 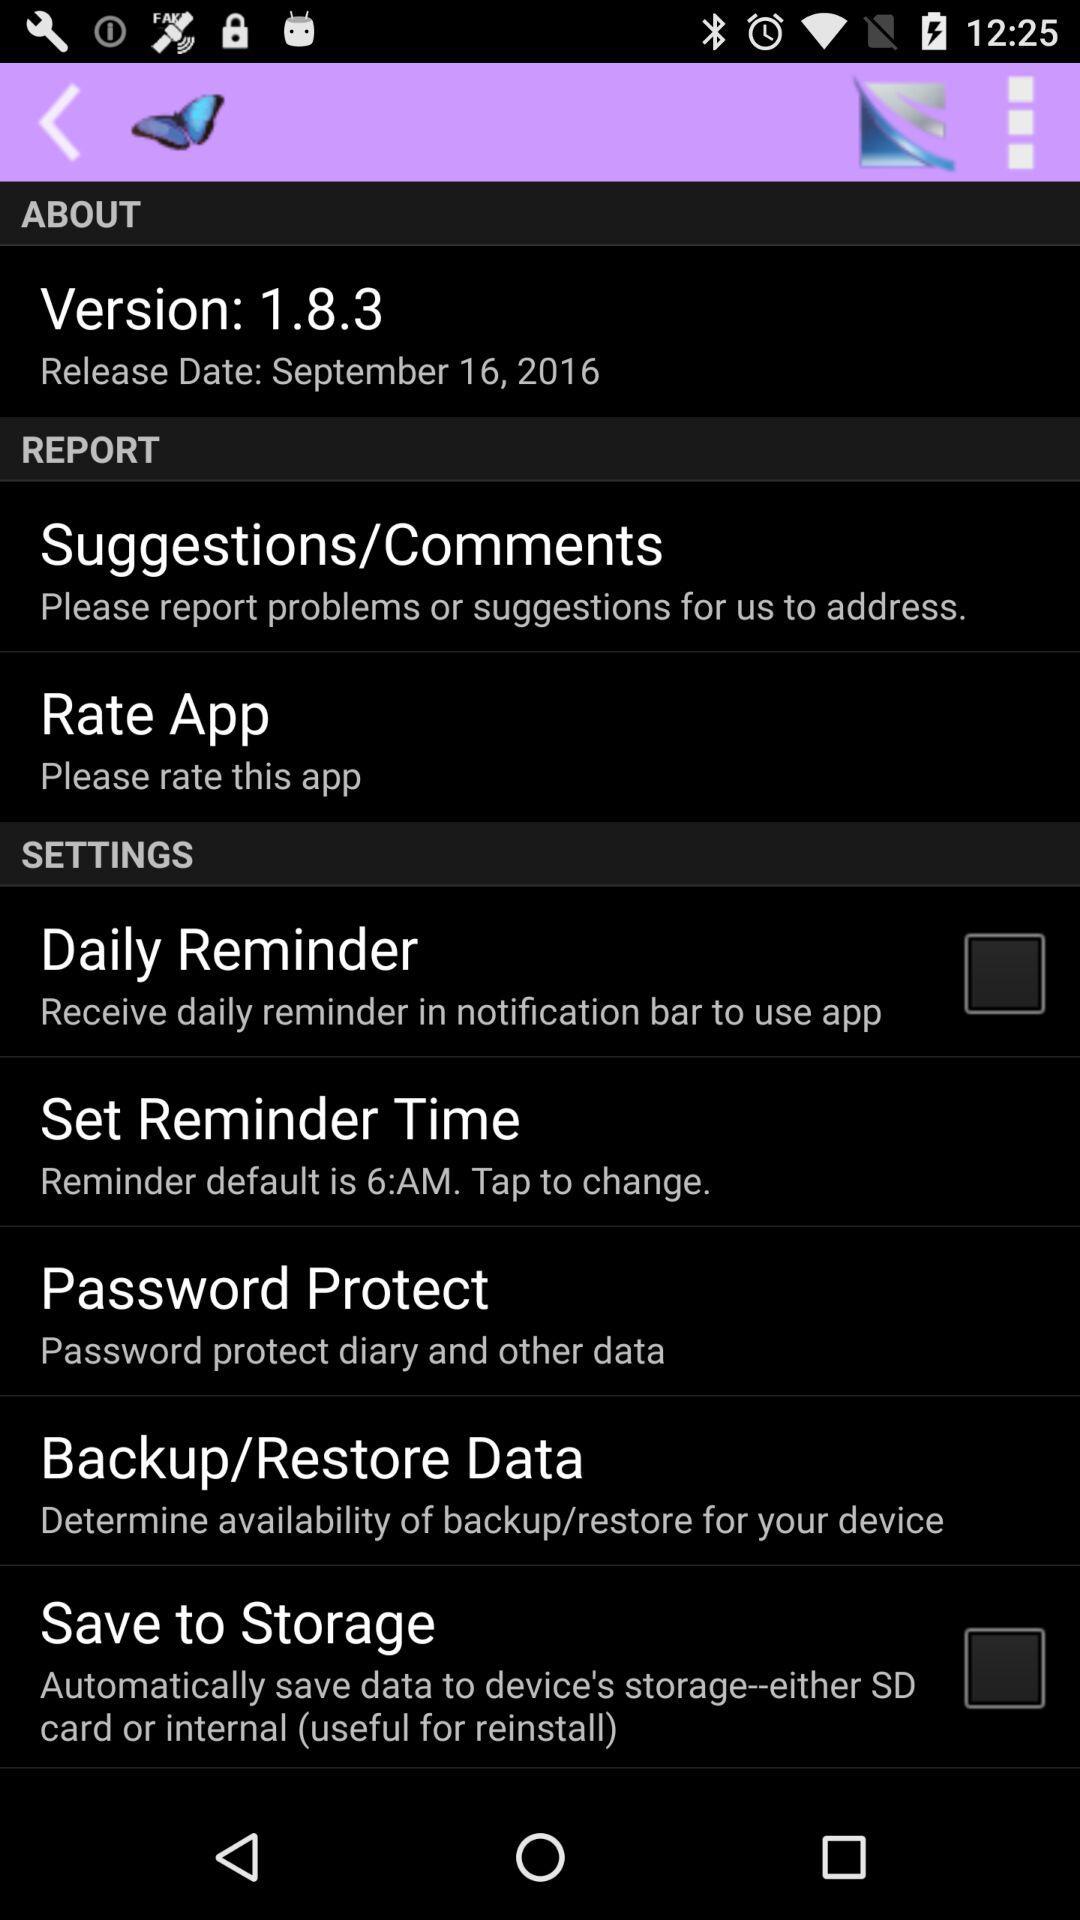 What do you see at coordinates (375, 1179) in the screenshot?
I see `the reminder default is icon` at bounding box center [375, 1179].